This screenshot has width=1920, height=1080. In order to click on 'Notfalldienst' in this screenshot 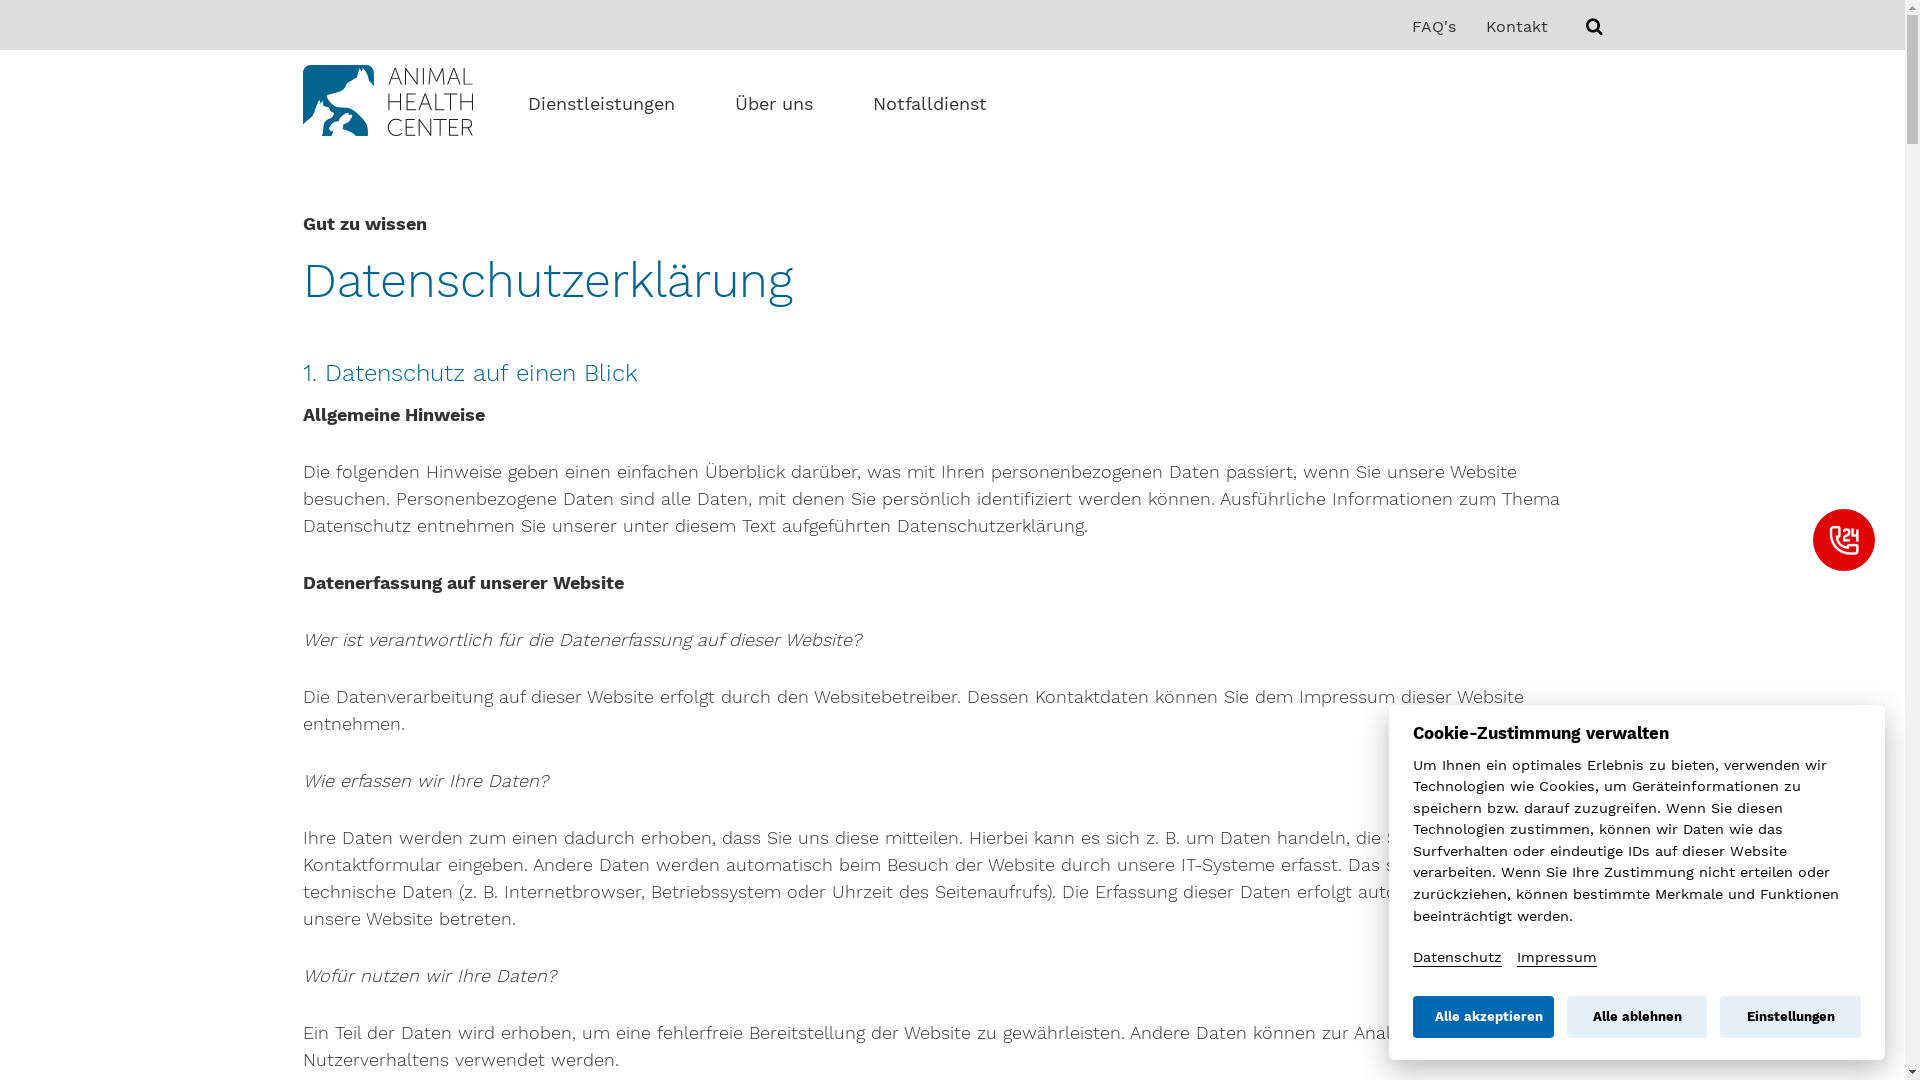, I will do `click(872, 104)`.